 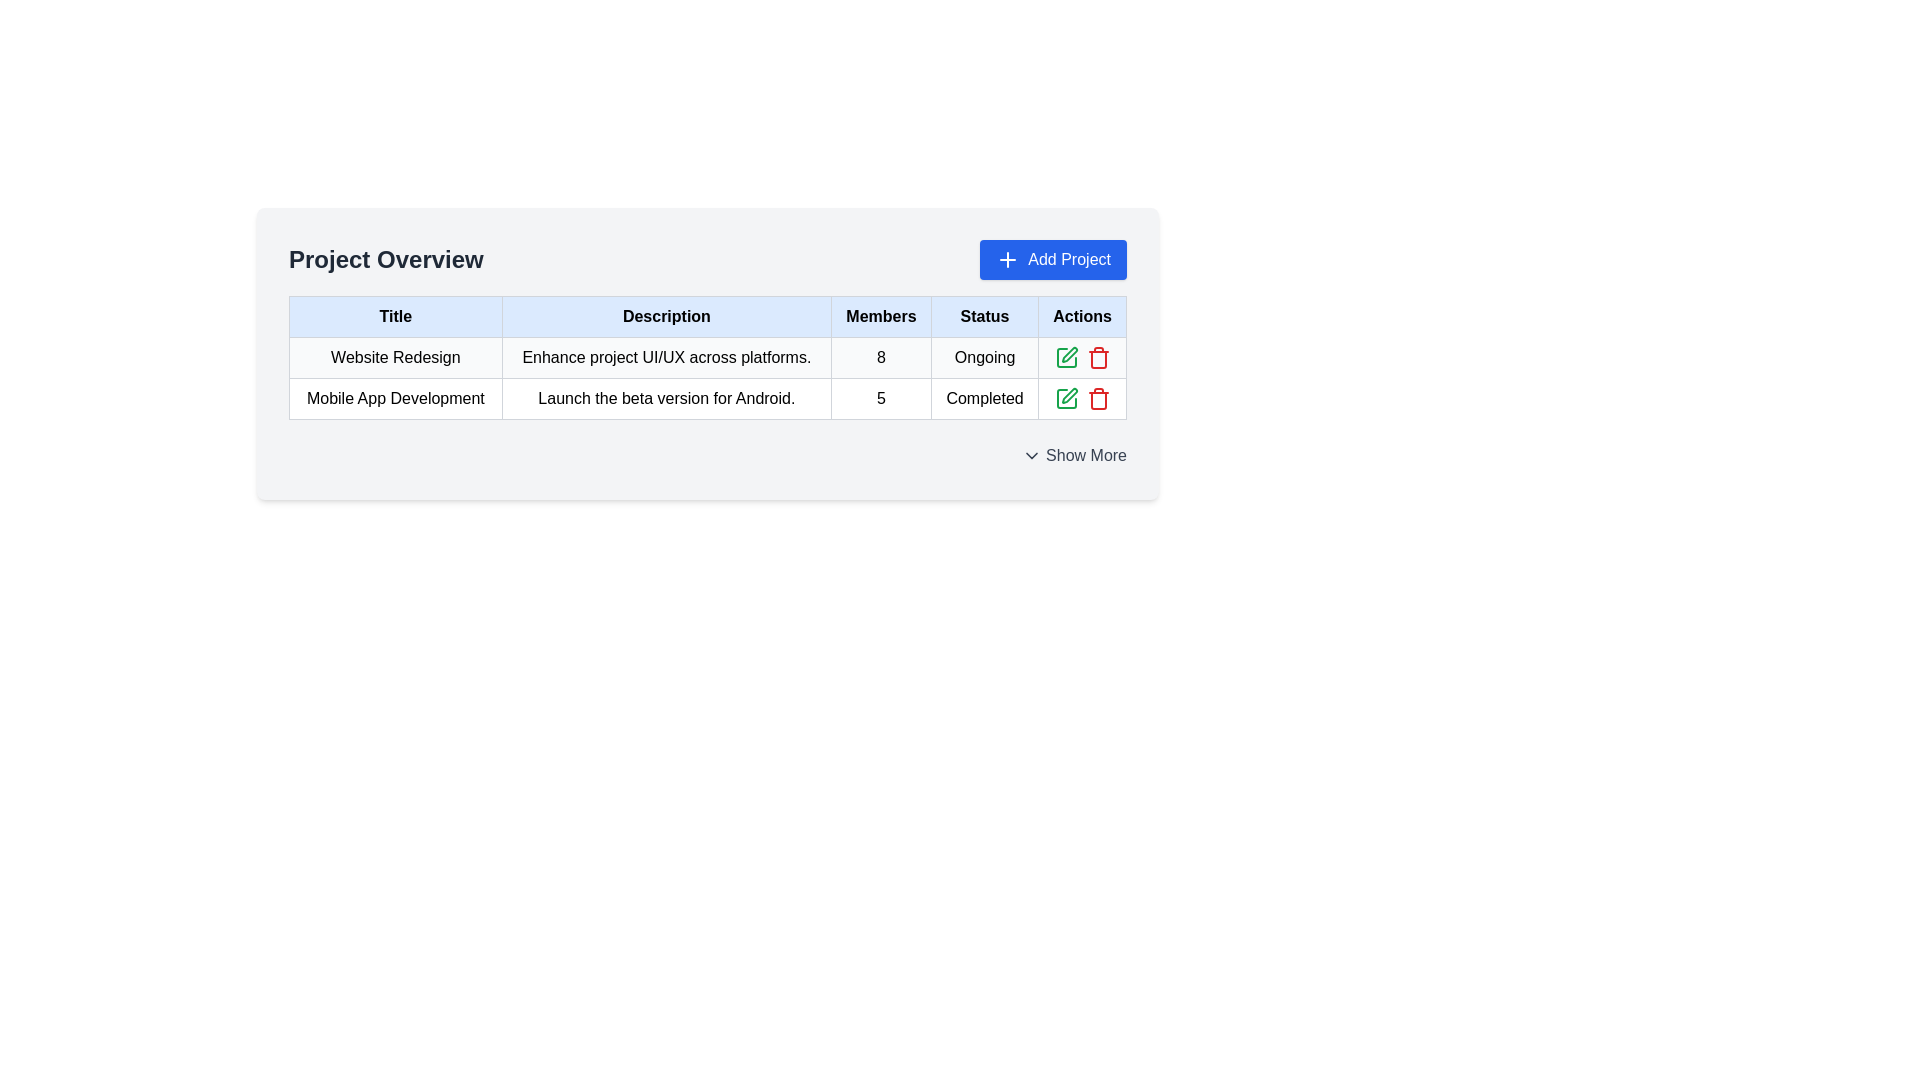 What do you see at coordinates (880, 357) in the screenshot?
I see `the third cell in the 'Members' column of the table that represents the number of members involved in the 'Website Redesign' project` at bounding box center [880, 357].